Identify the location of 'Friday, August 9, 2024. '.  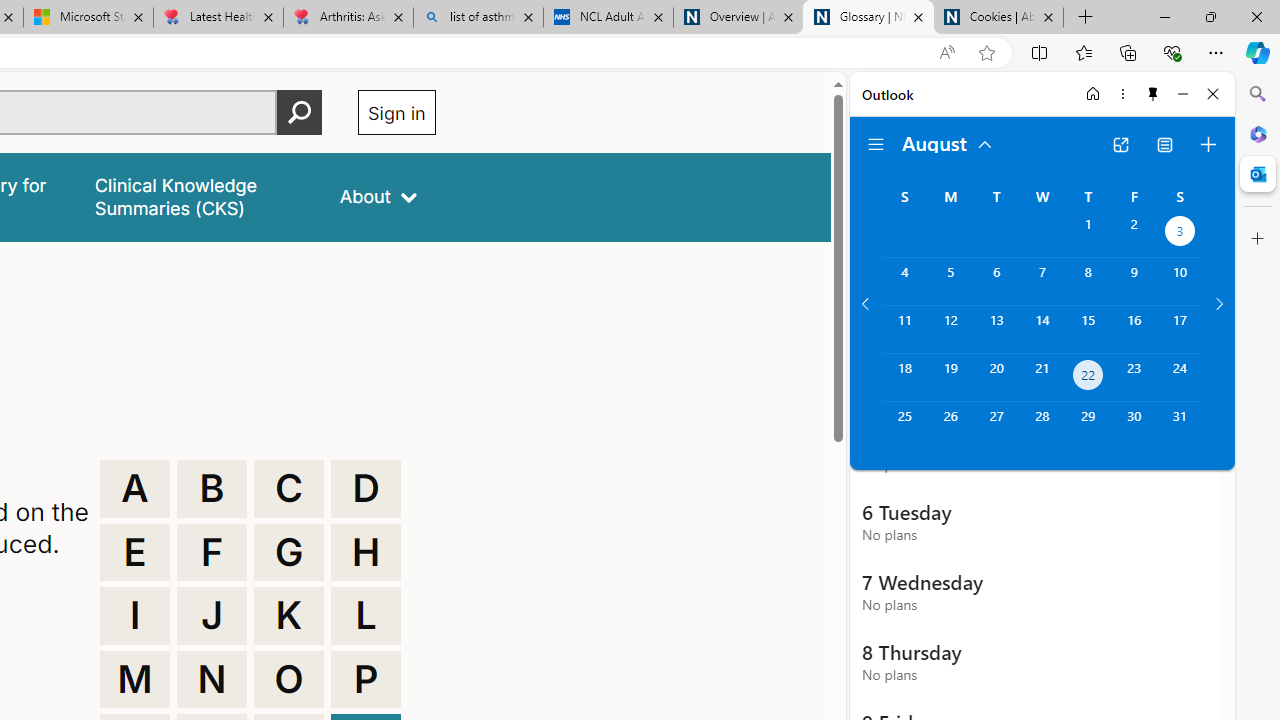
(1134, 281).